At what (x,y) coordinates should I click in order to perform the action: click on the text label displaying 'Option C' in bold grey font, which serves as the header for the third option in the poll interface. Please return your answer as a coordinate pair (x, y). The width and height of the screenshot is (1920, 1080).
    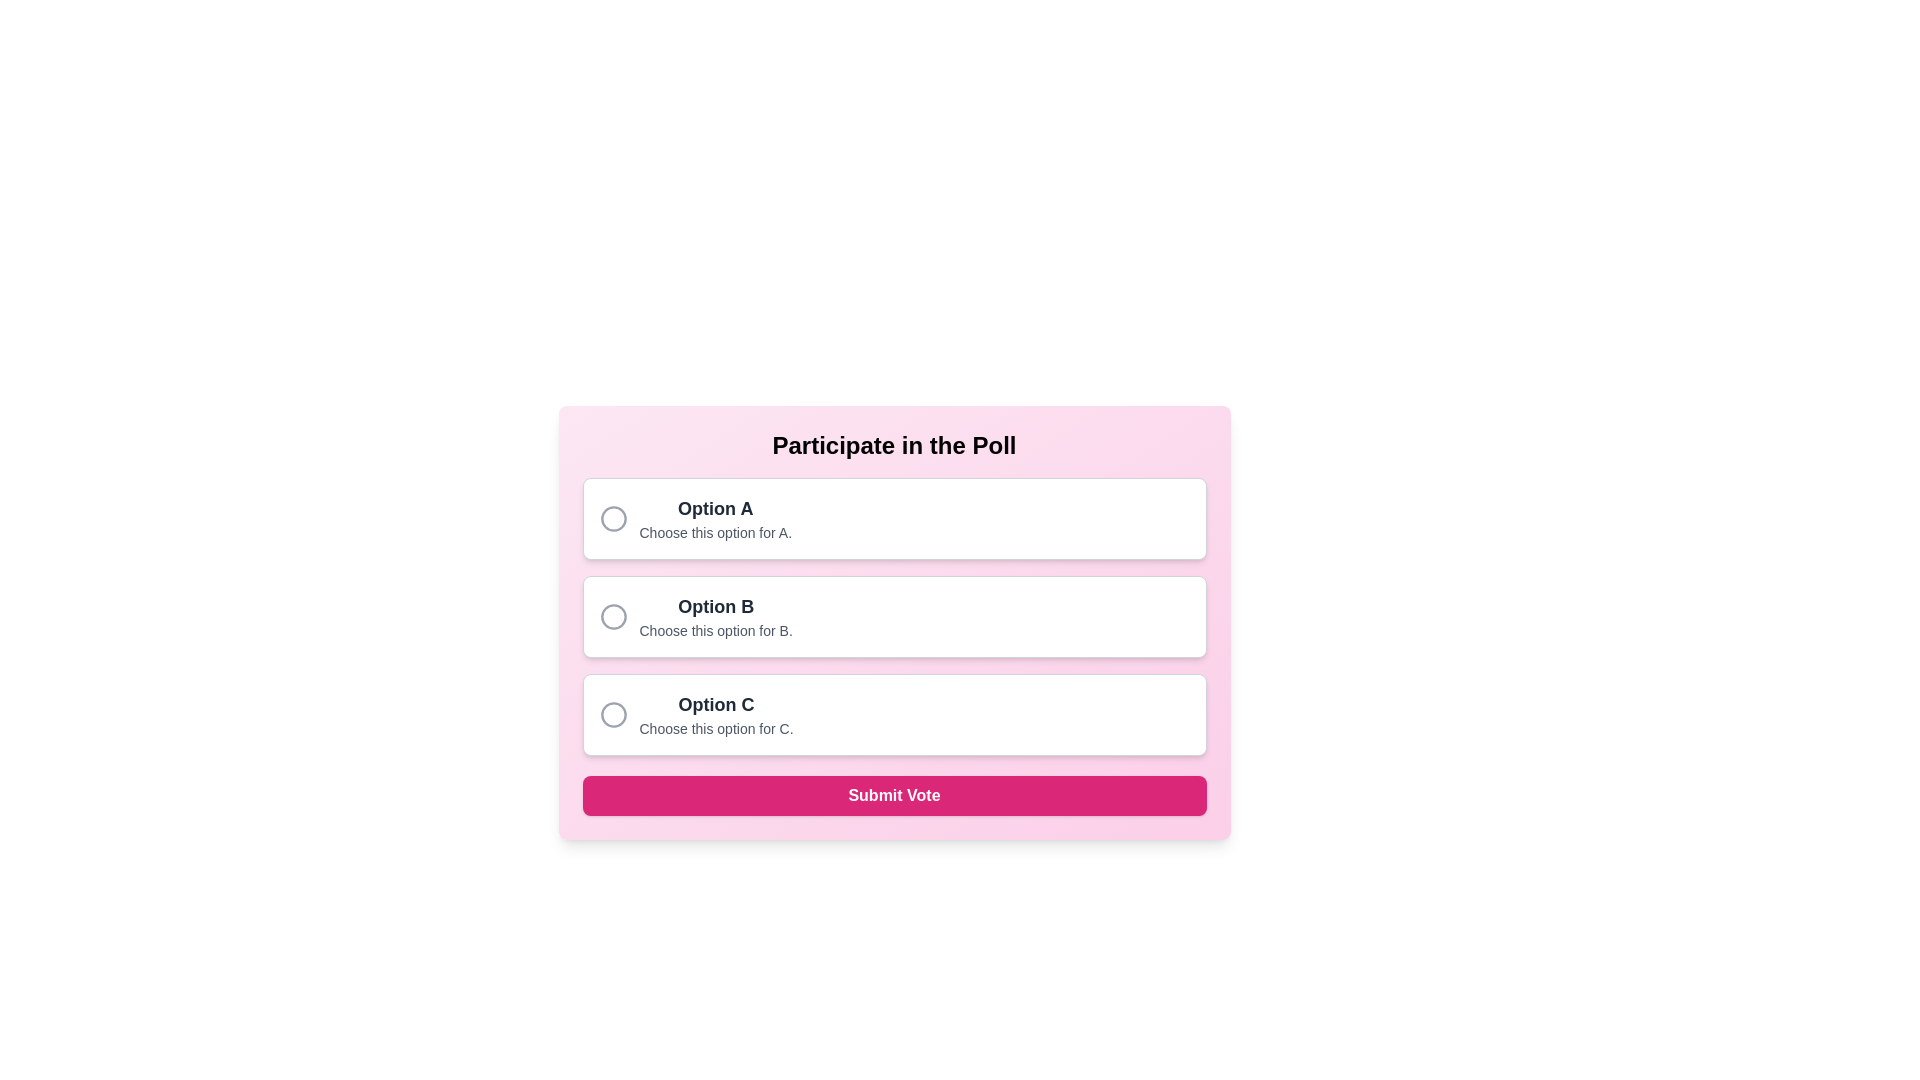
    Looking at the image, I should click on (716, 704).